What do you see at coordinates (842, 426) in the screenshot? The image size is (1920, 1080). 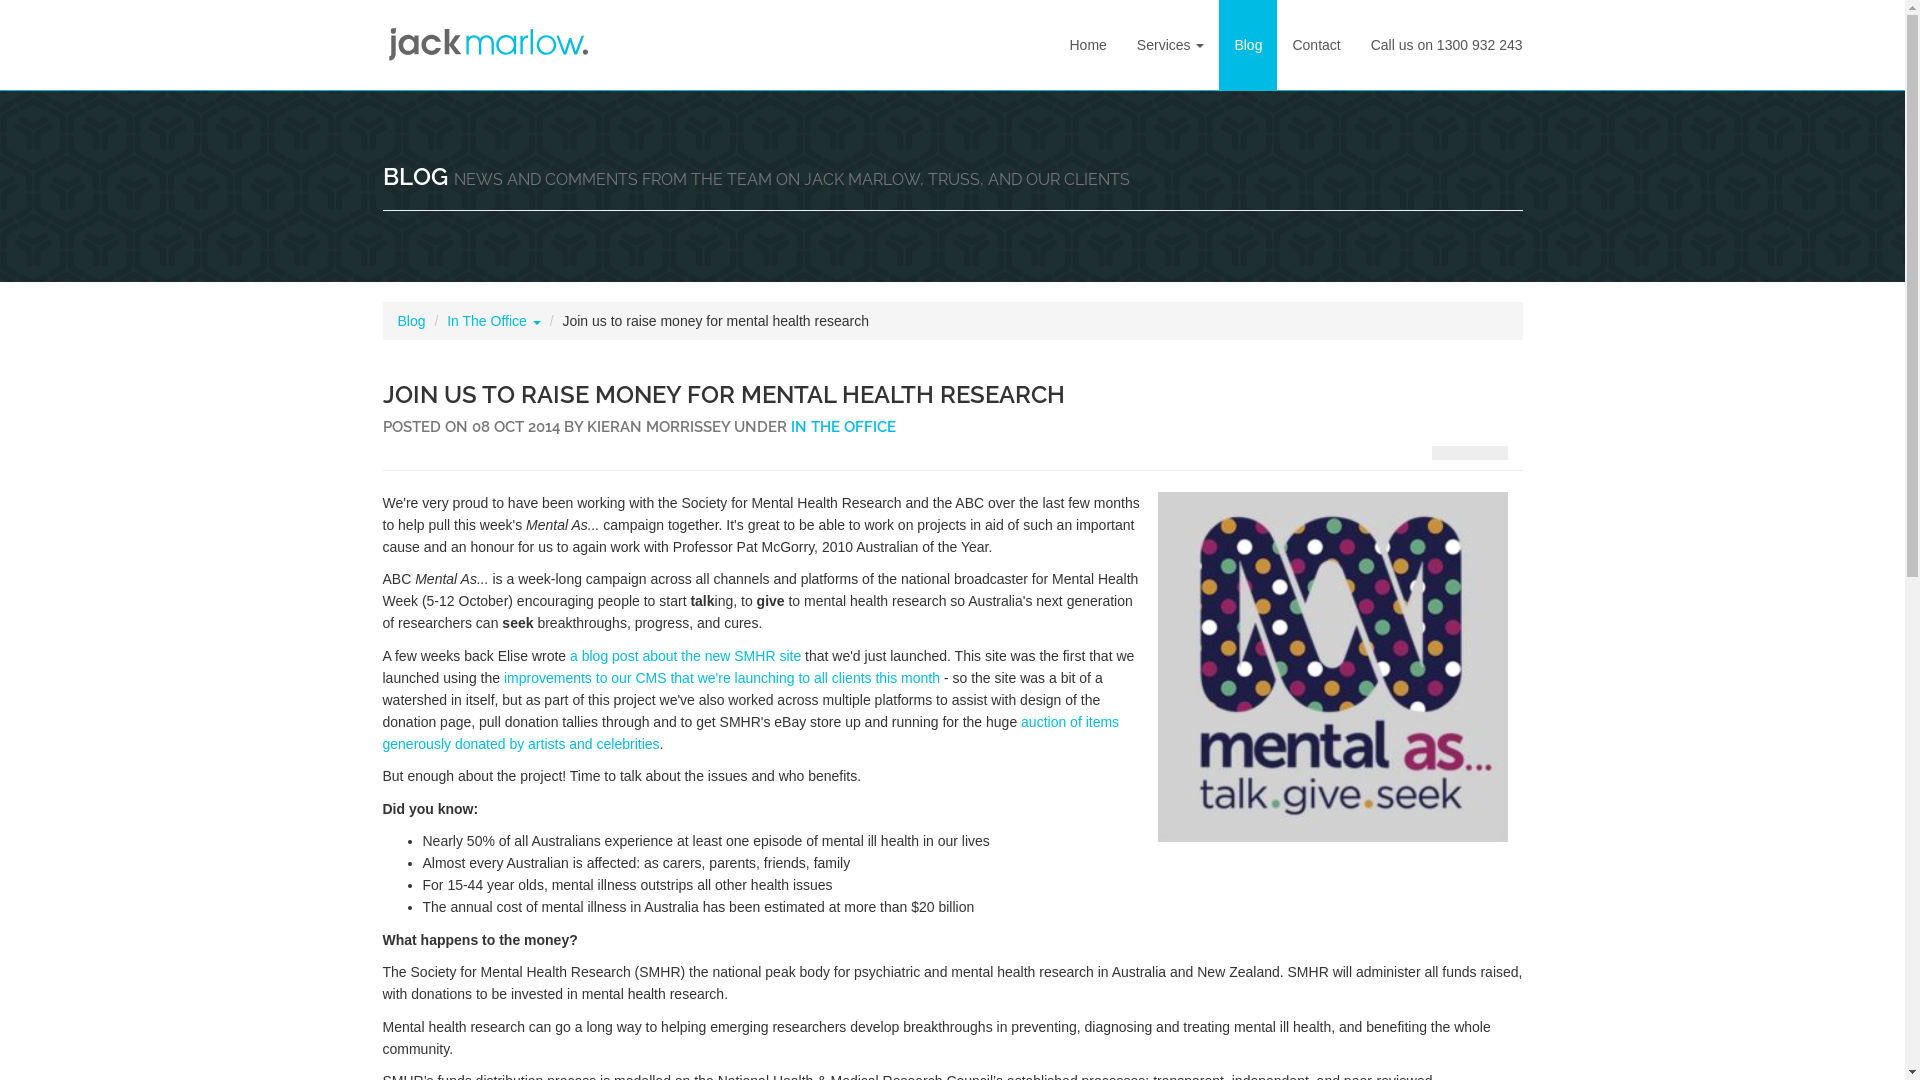 I see `'IN THE OFFICE'` at bounding box center [842, 426].